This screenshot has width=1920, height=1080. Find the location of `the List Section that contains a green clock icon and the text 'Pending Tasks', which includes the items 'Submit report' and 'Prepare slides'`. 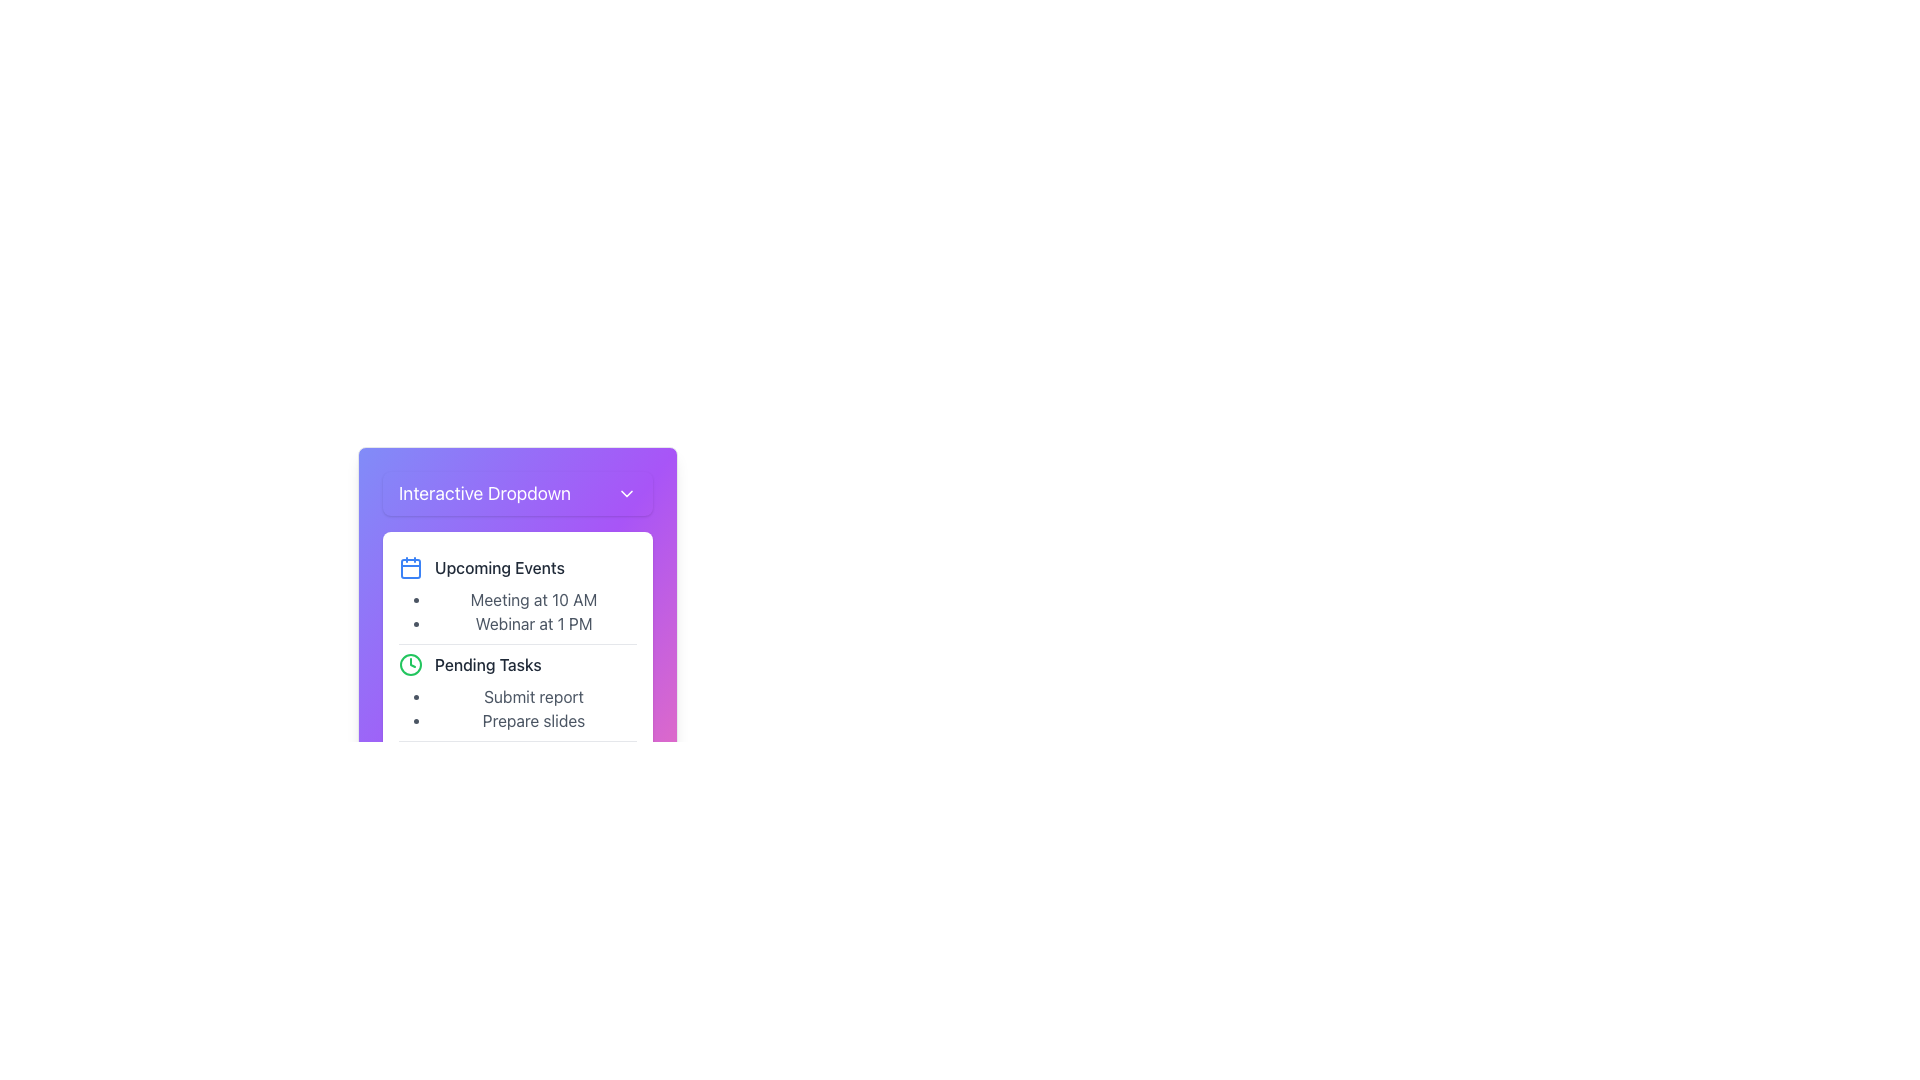

the List Section that contains a green clock icon and the text 'Pending Tasks', which includes the items 'Submit report' and 'Prepare slides' is located at coordinates (518, 690).